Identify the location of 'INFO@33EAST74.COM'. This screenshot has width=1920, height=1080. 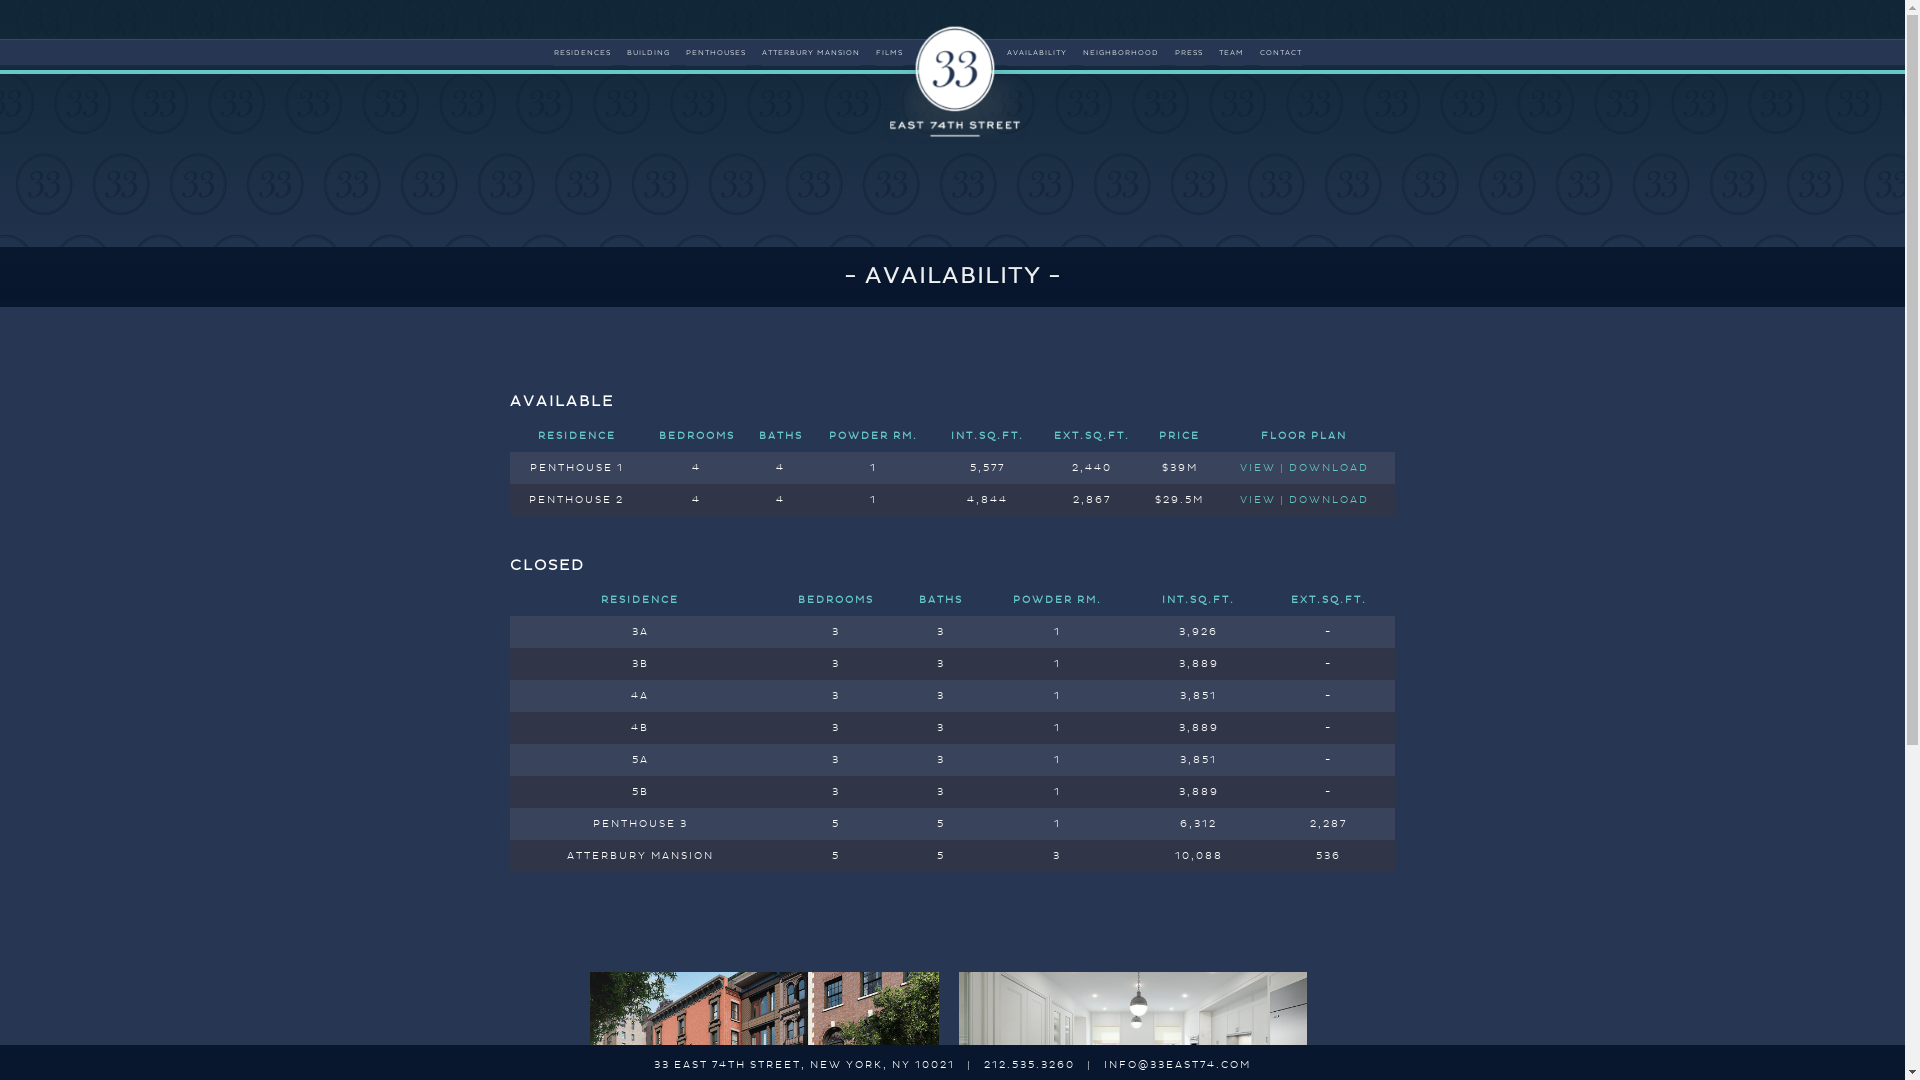
(1177, 1063).